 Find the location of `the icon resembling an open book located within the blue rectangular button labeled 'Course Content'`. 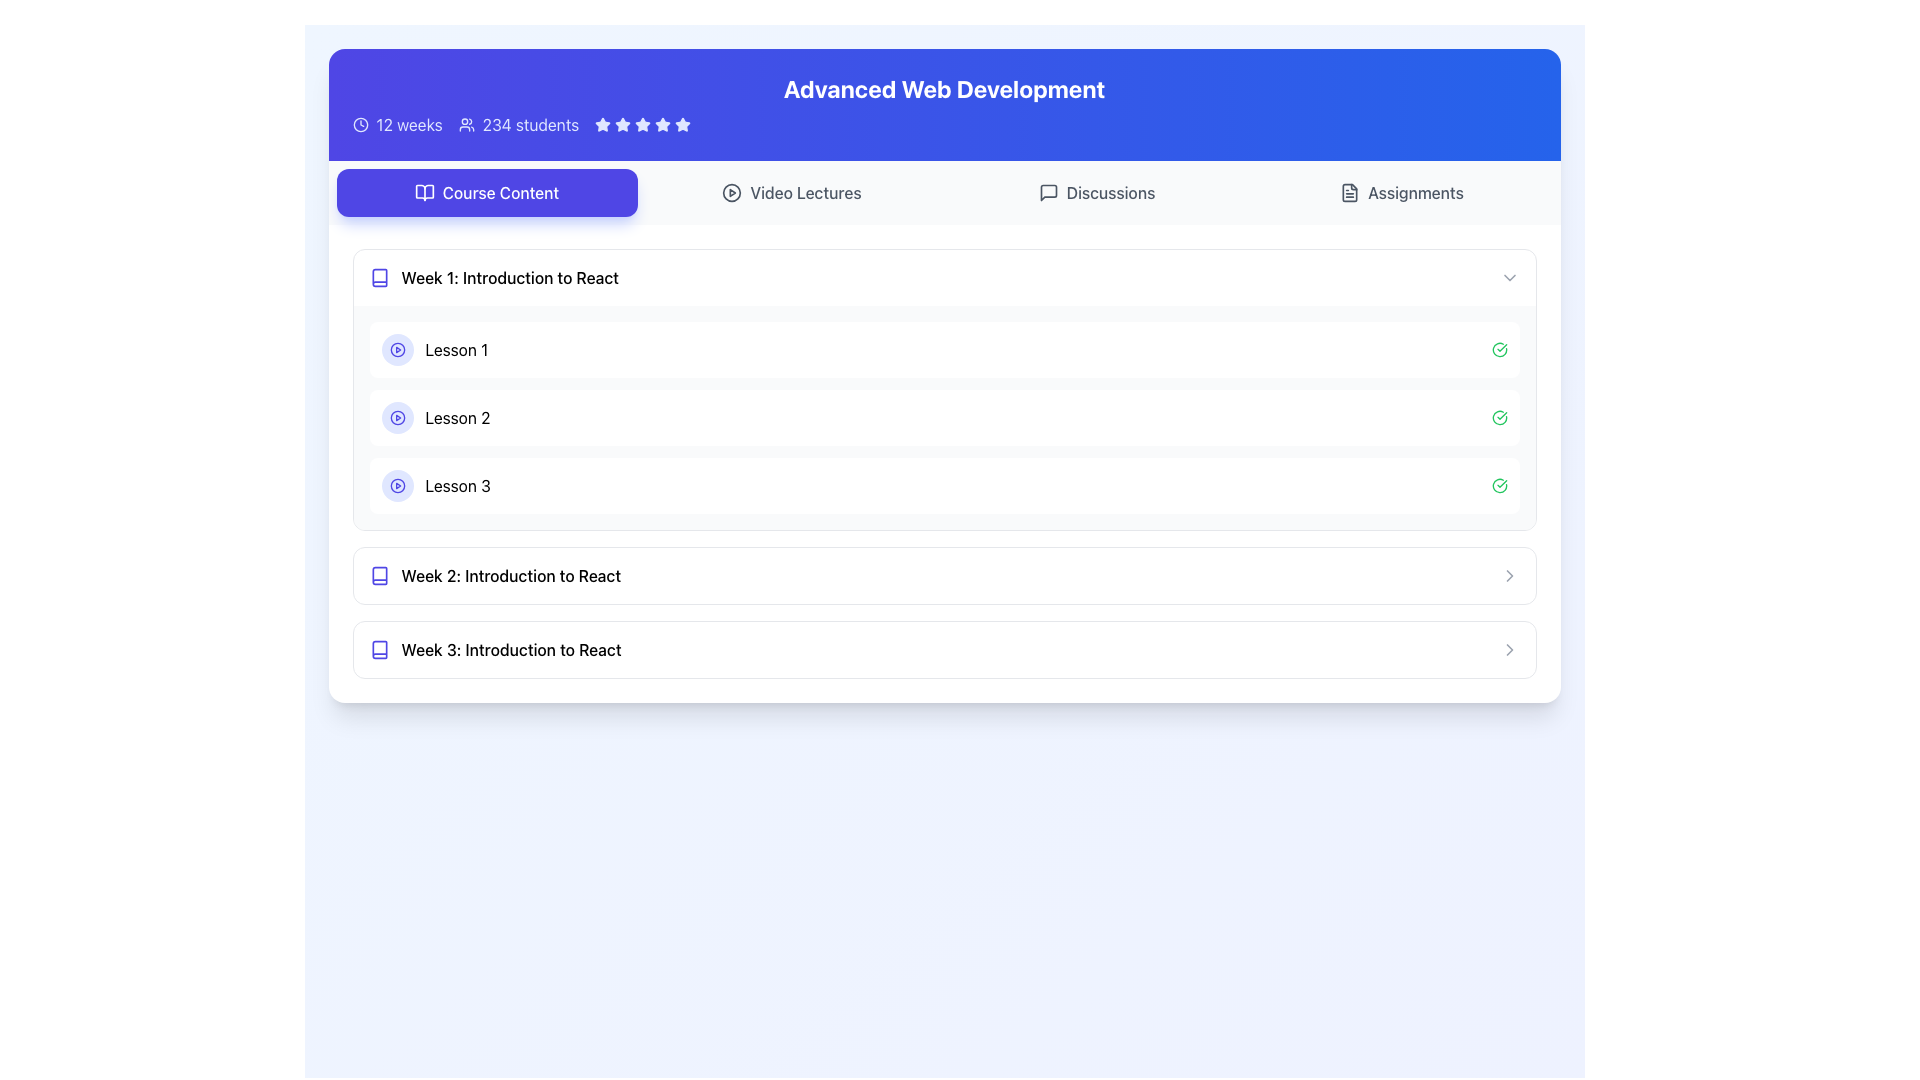

the icon resembling an open book located within the blue rectangular button labeled 'Course Content' is located at coordinates (423, 192).